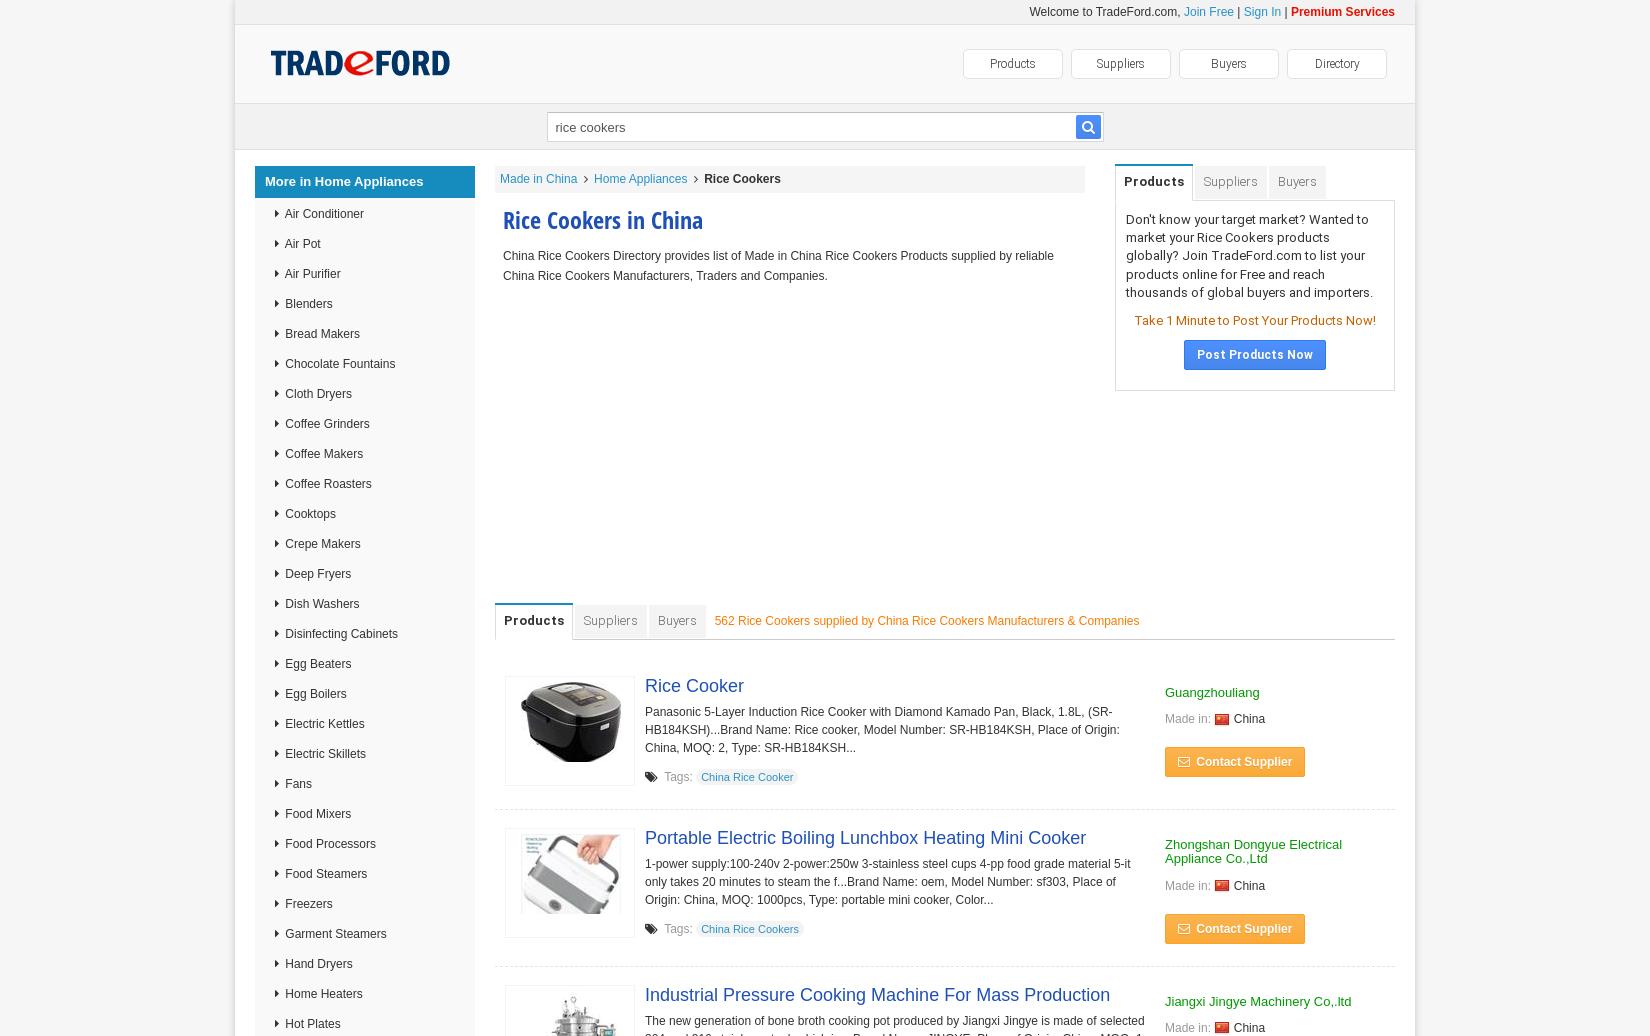  What do you see at coordinates (1165, 1000) in the screenshot?
I see `'Jiangxi Jingye Machinery Co,.ltd'` at bounding box center [1165, 1000].